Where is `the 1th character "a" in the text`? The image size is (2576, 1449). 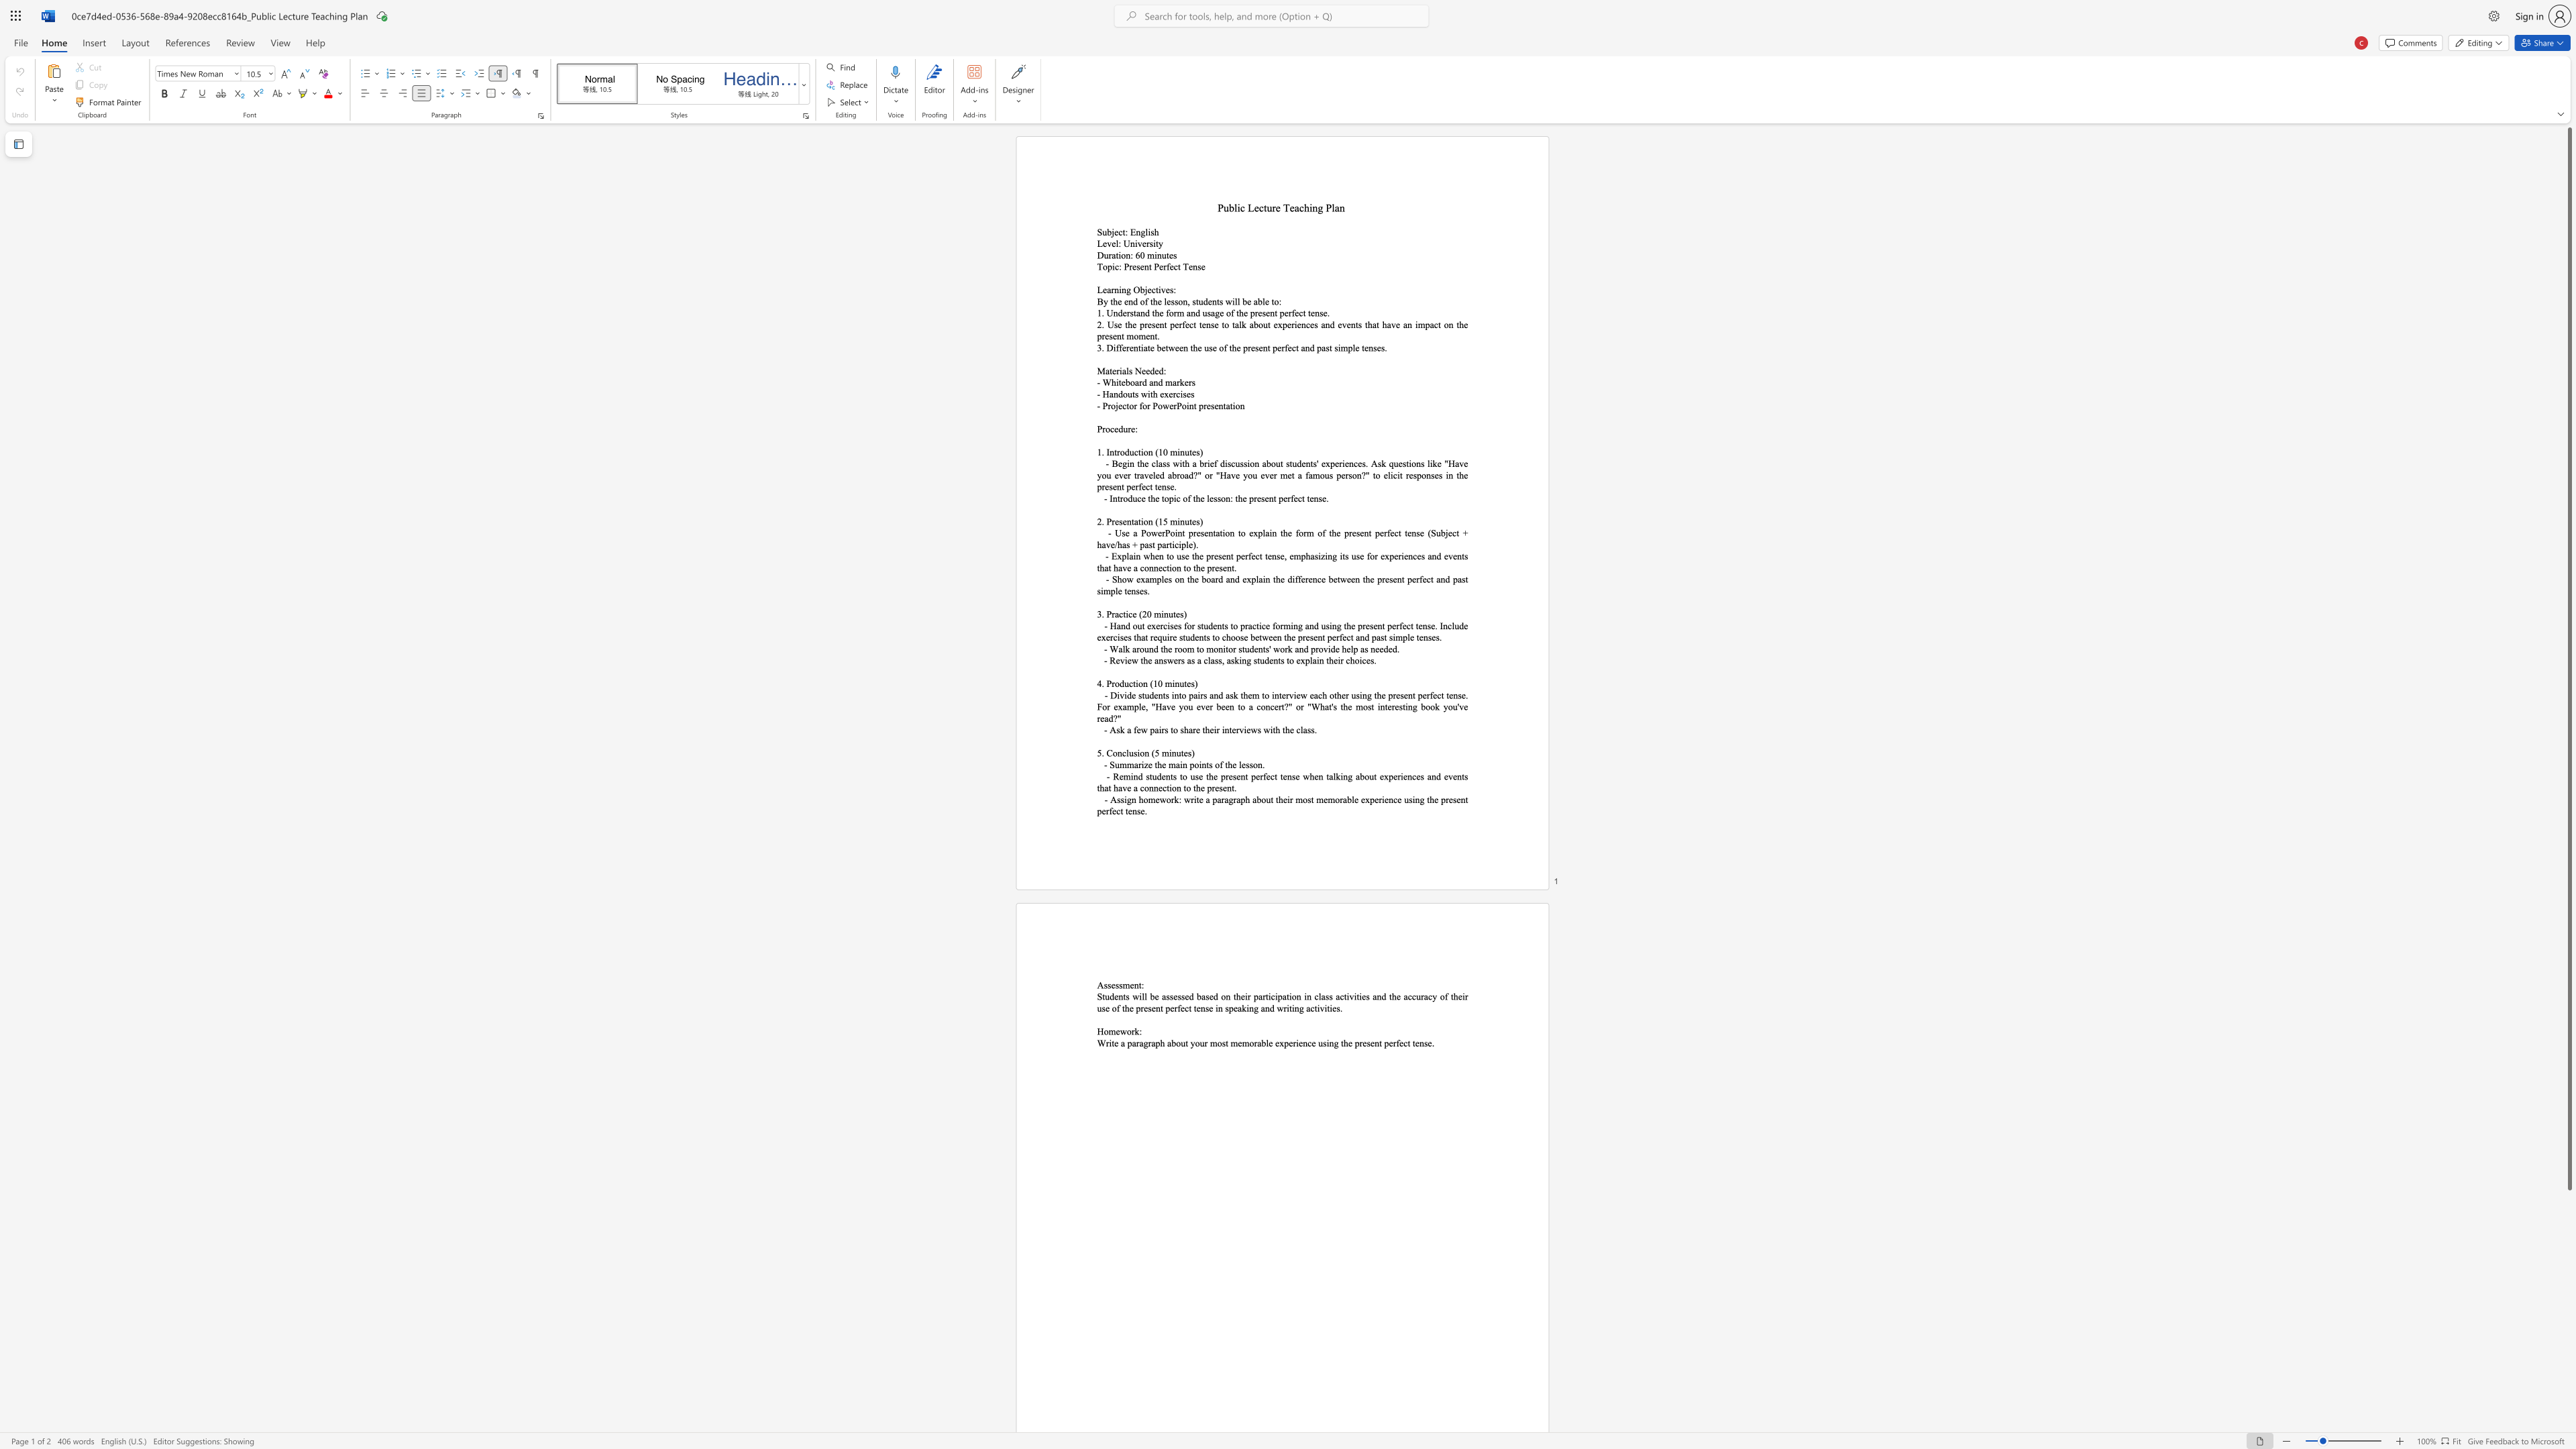
the 1th character "a" in the text is located at coordinates (1227, 406).